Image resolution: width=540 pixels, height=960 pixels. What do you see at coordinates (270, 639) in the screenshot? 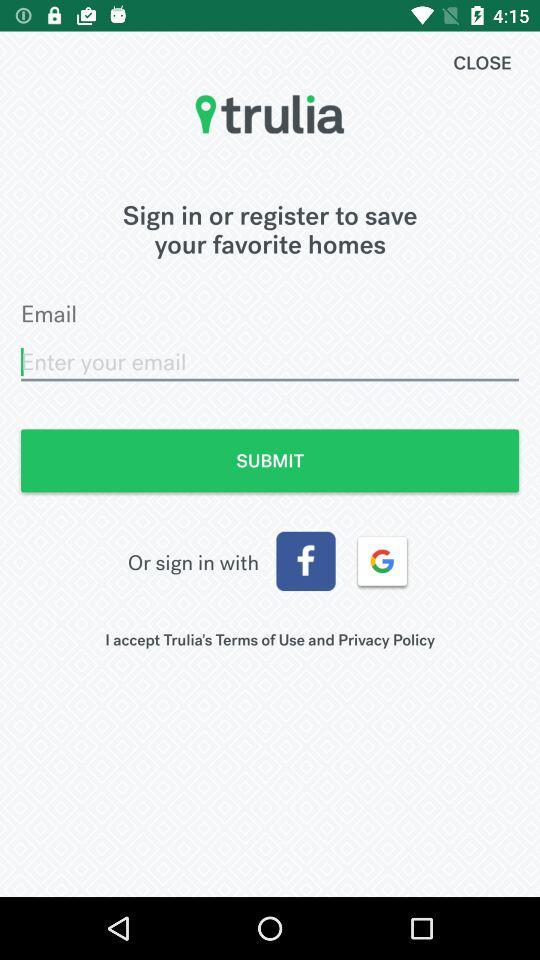
I see `the i accept trulia item` at bounding box center [270, 639].